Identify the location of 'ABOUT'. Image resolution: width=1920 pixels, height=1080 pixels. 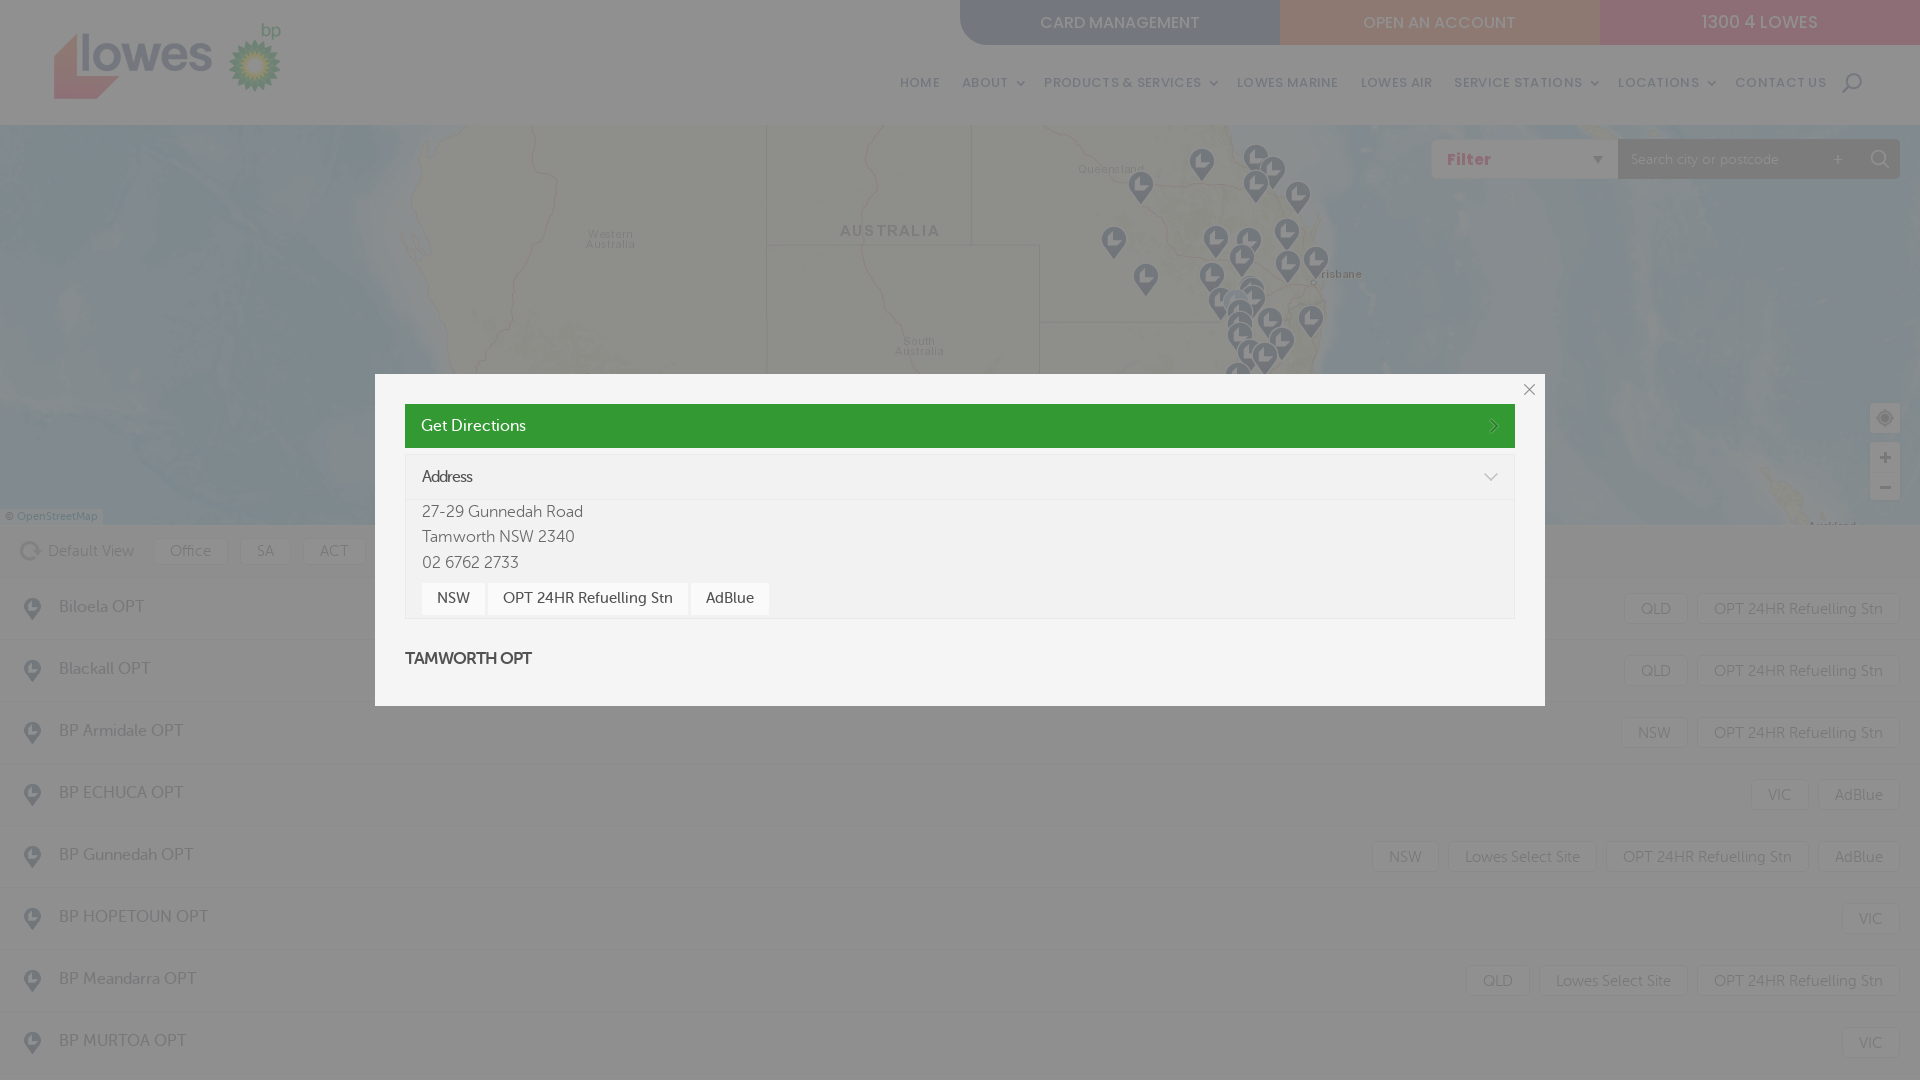
(992, 82).